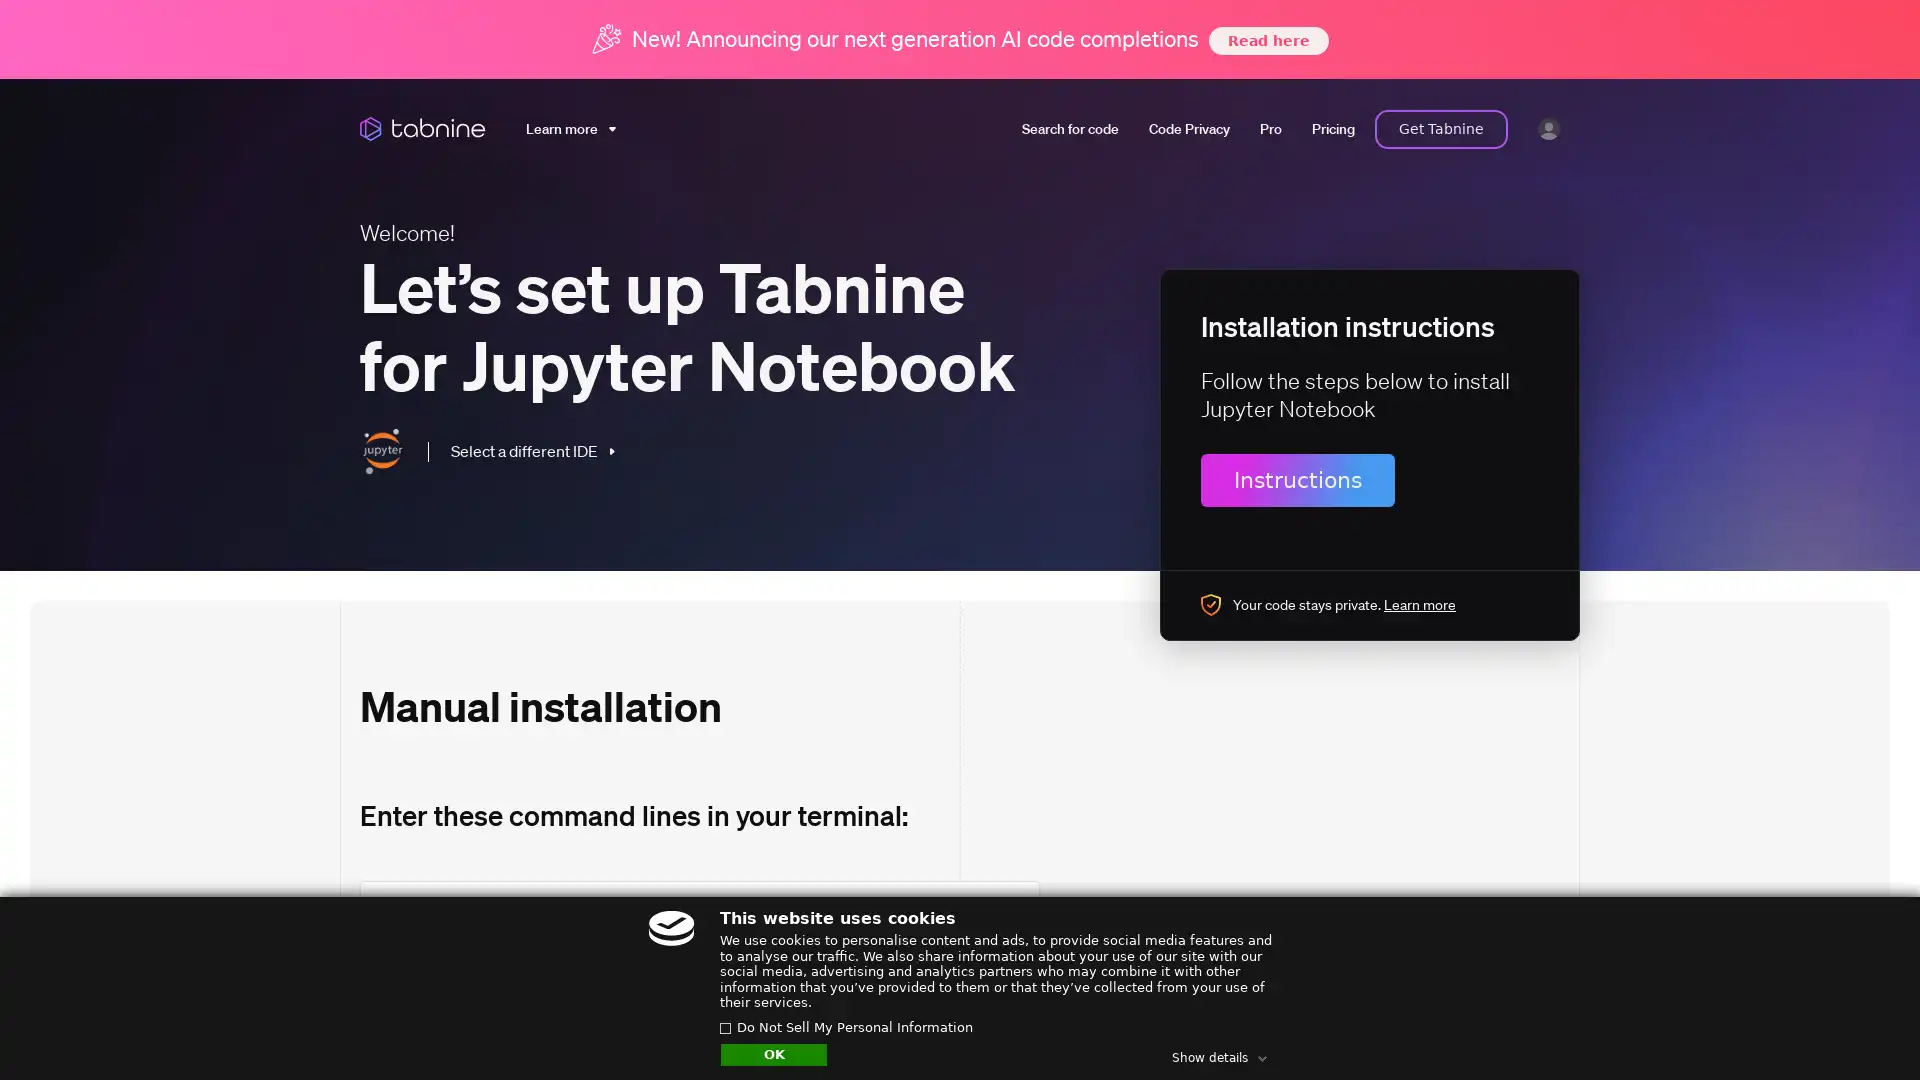 This screenshot has height=1080, width=1920. I want to click on Instructions, so click(1297, 479).